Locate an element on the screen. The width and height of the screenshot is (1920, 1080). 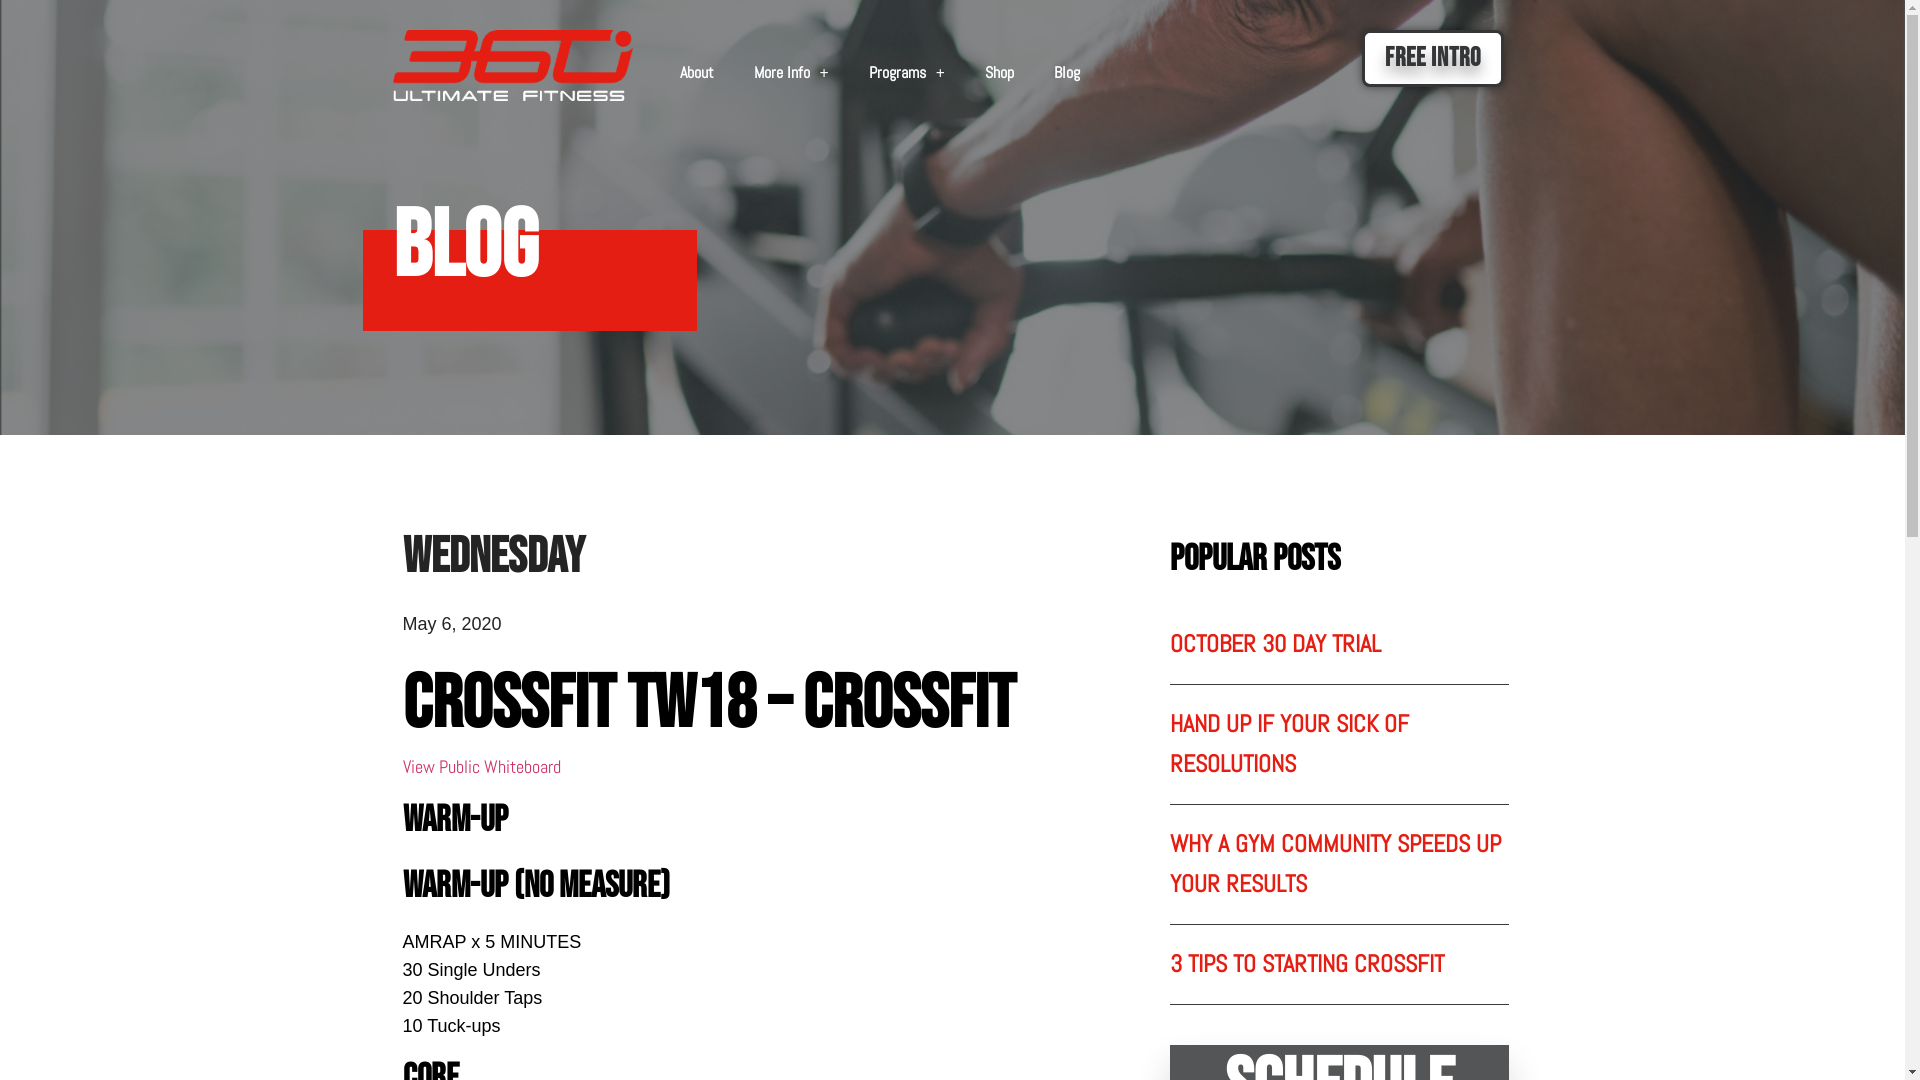
'Programs' is located at coordinates (906, 72).